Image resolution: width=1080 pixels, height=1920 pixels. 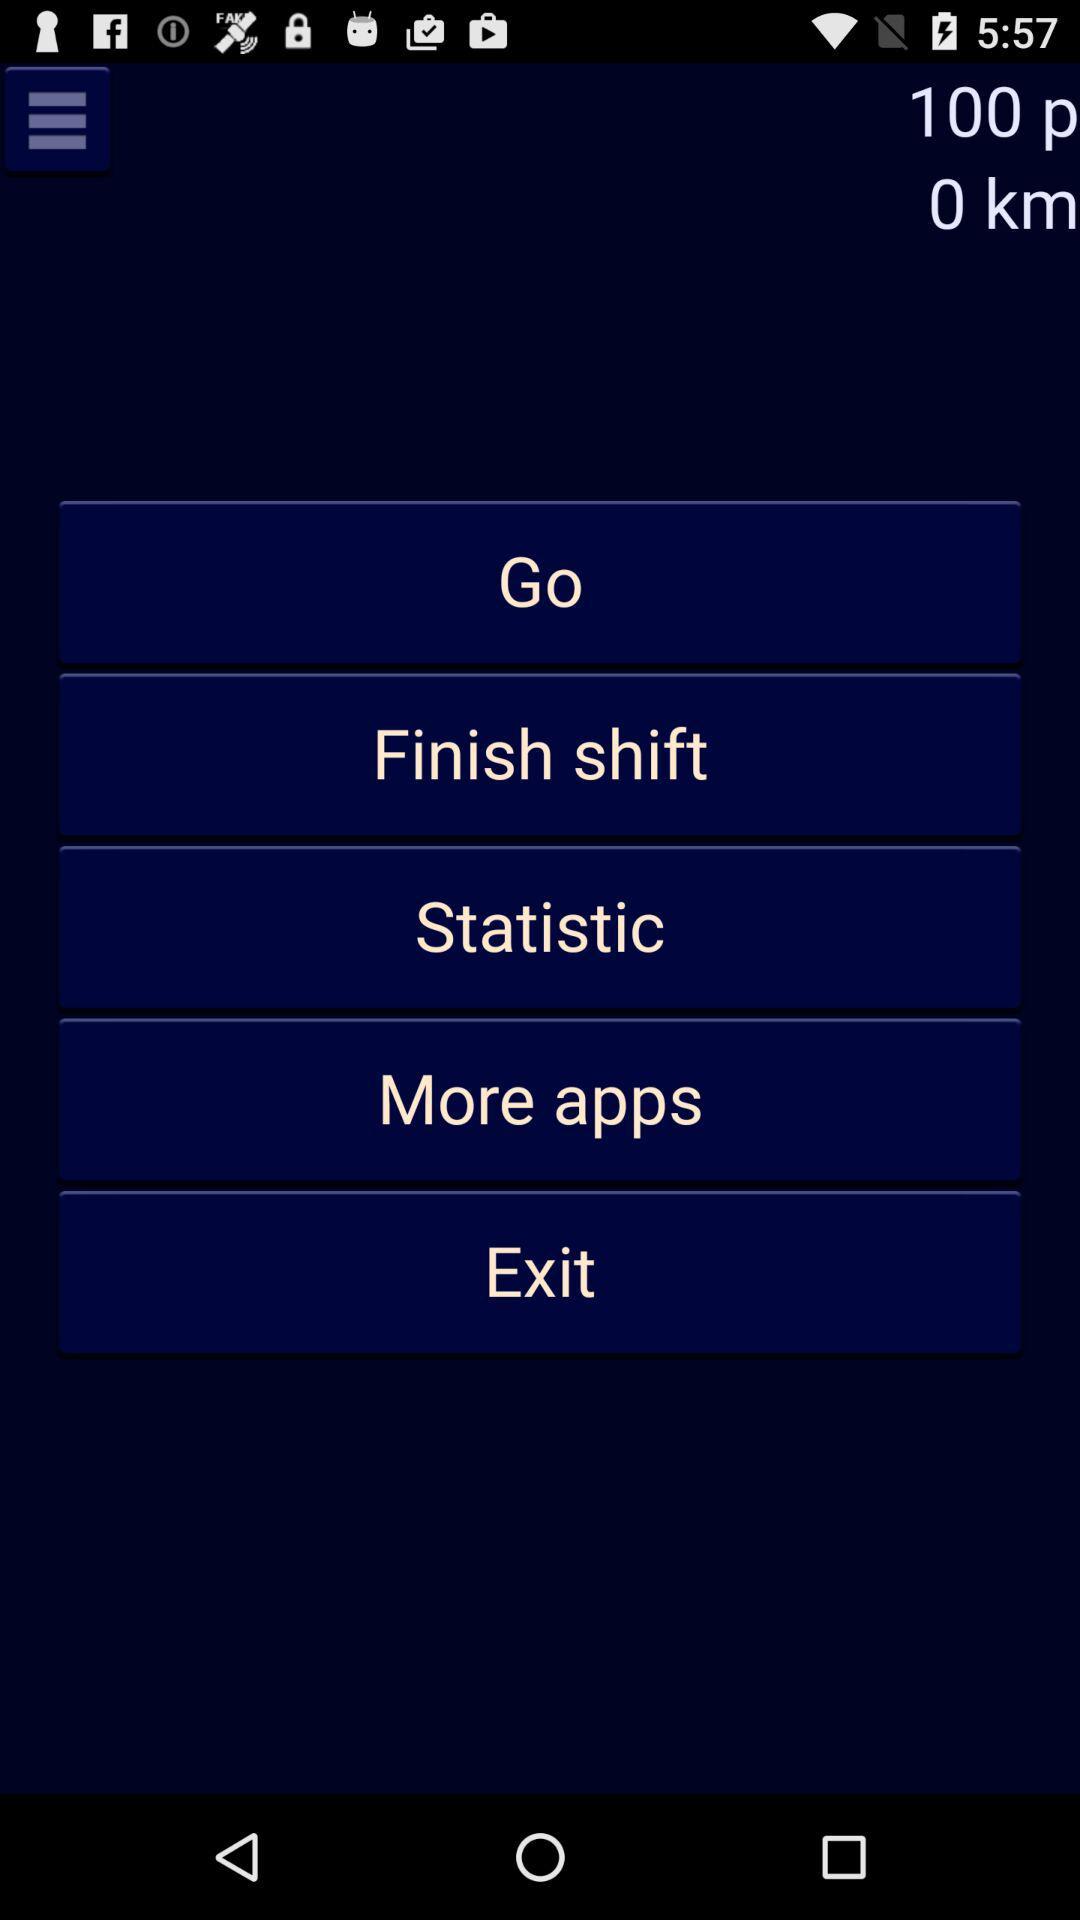 What do you see at coordinates (540, 582) in the screenshot?
I see `item below the 0 km` at bounding box center [540, 582].